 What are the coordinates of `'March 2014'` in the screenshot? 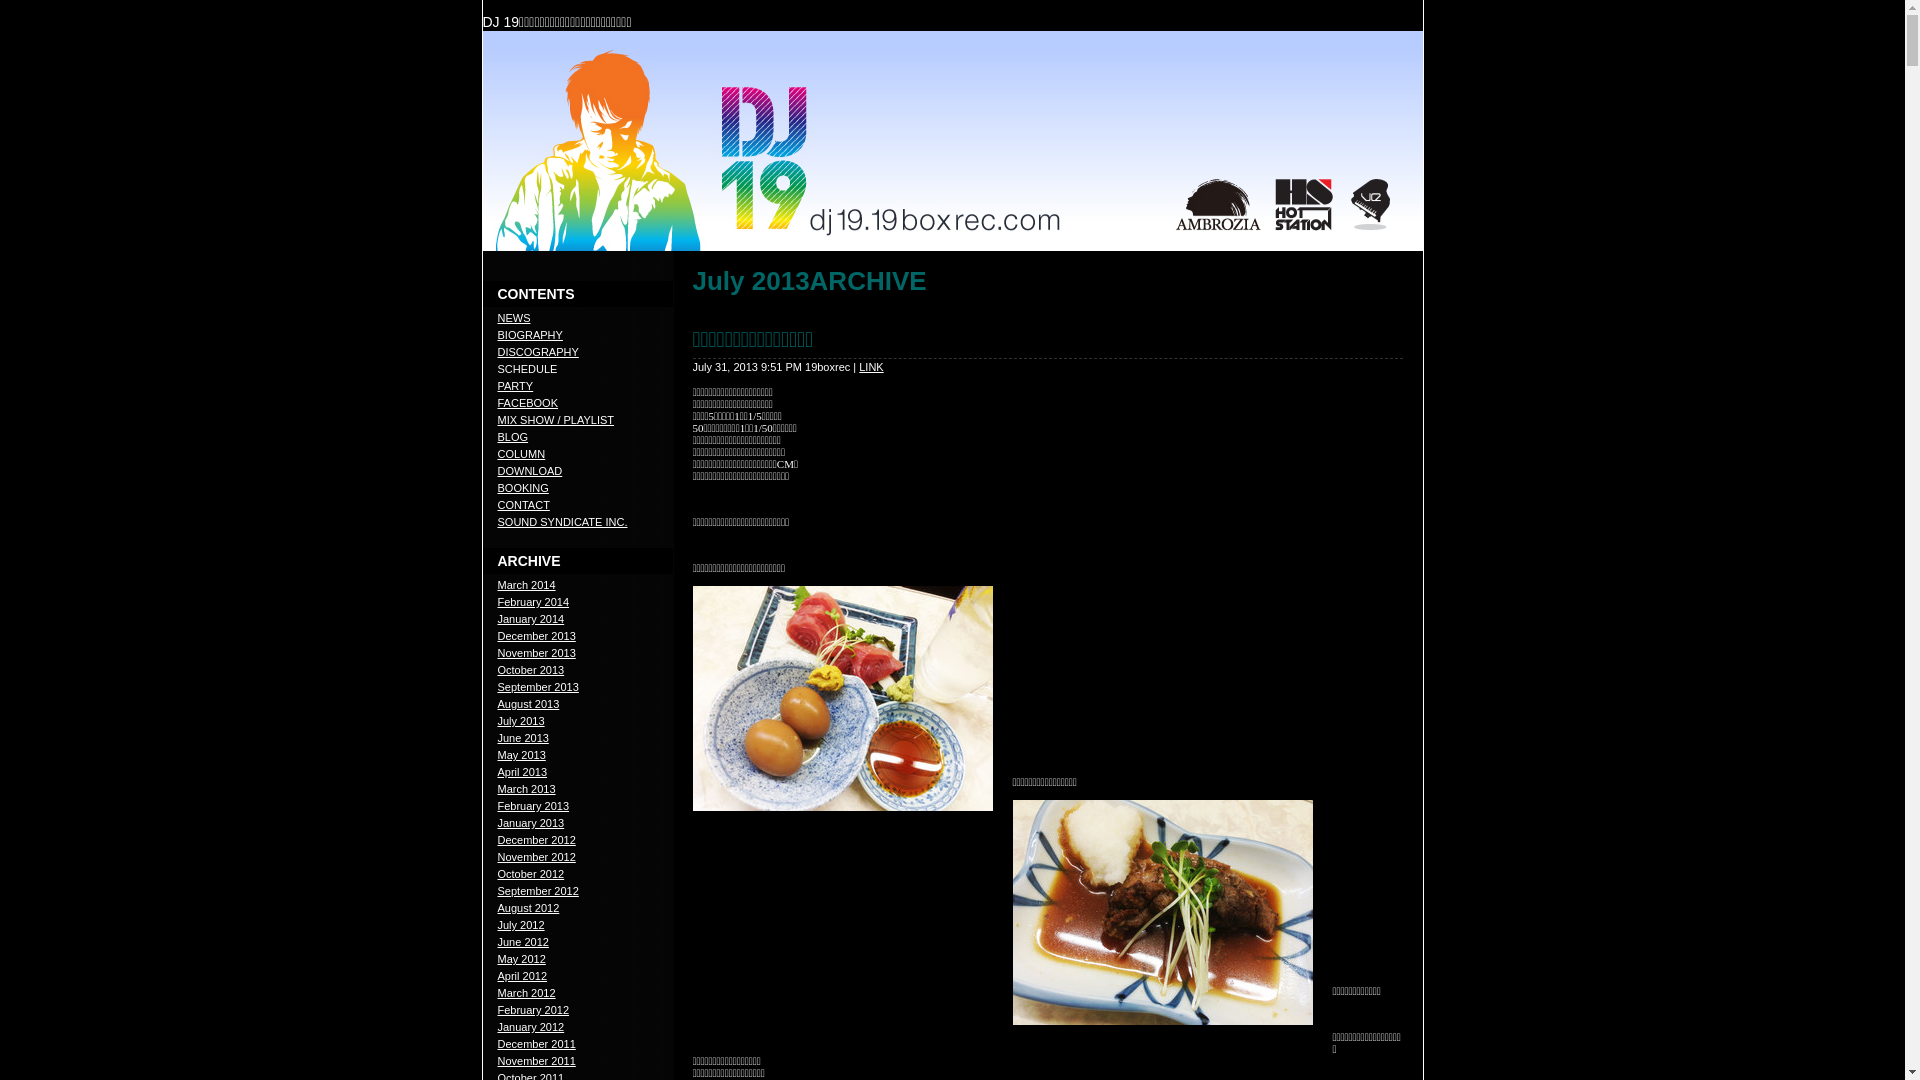 It's located at (498, 585).